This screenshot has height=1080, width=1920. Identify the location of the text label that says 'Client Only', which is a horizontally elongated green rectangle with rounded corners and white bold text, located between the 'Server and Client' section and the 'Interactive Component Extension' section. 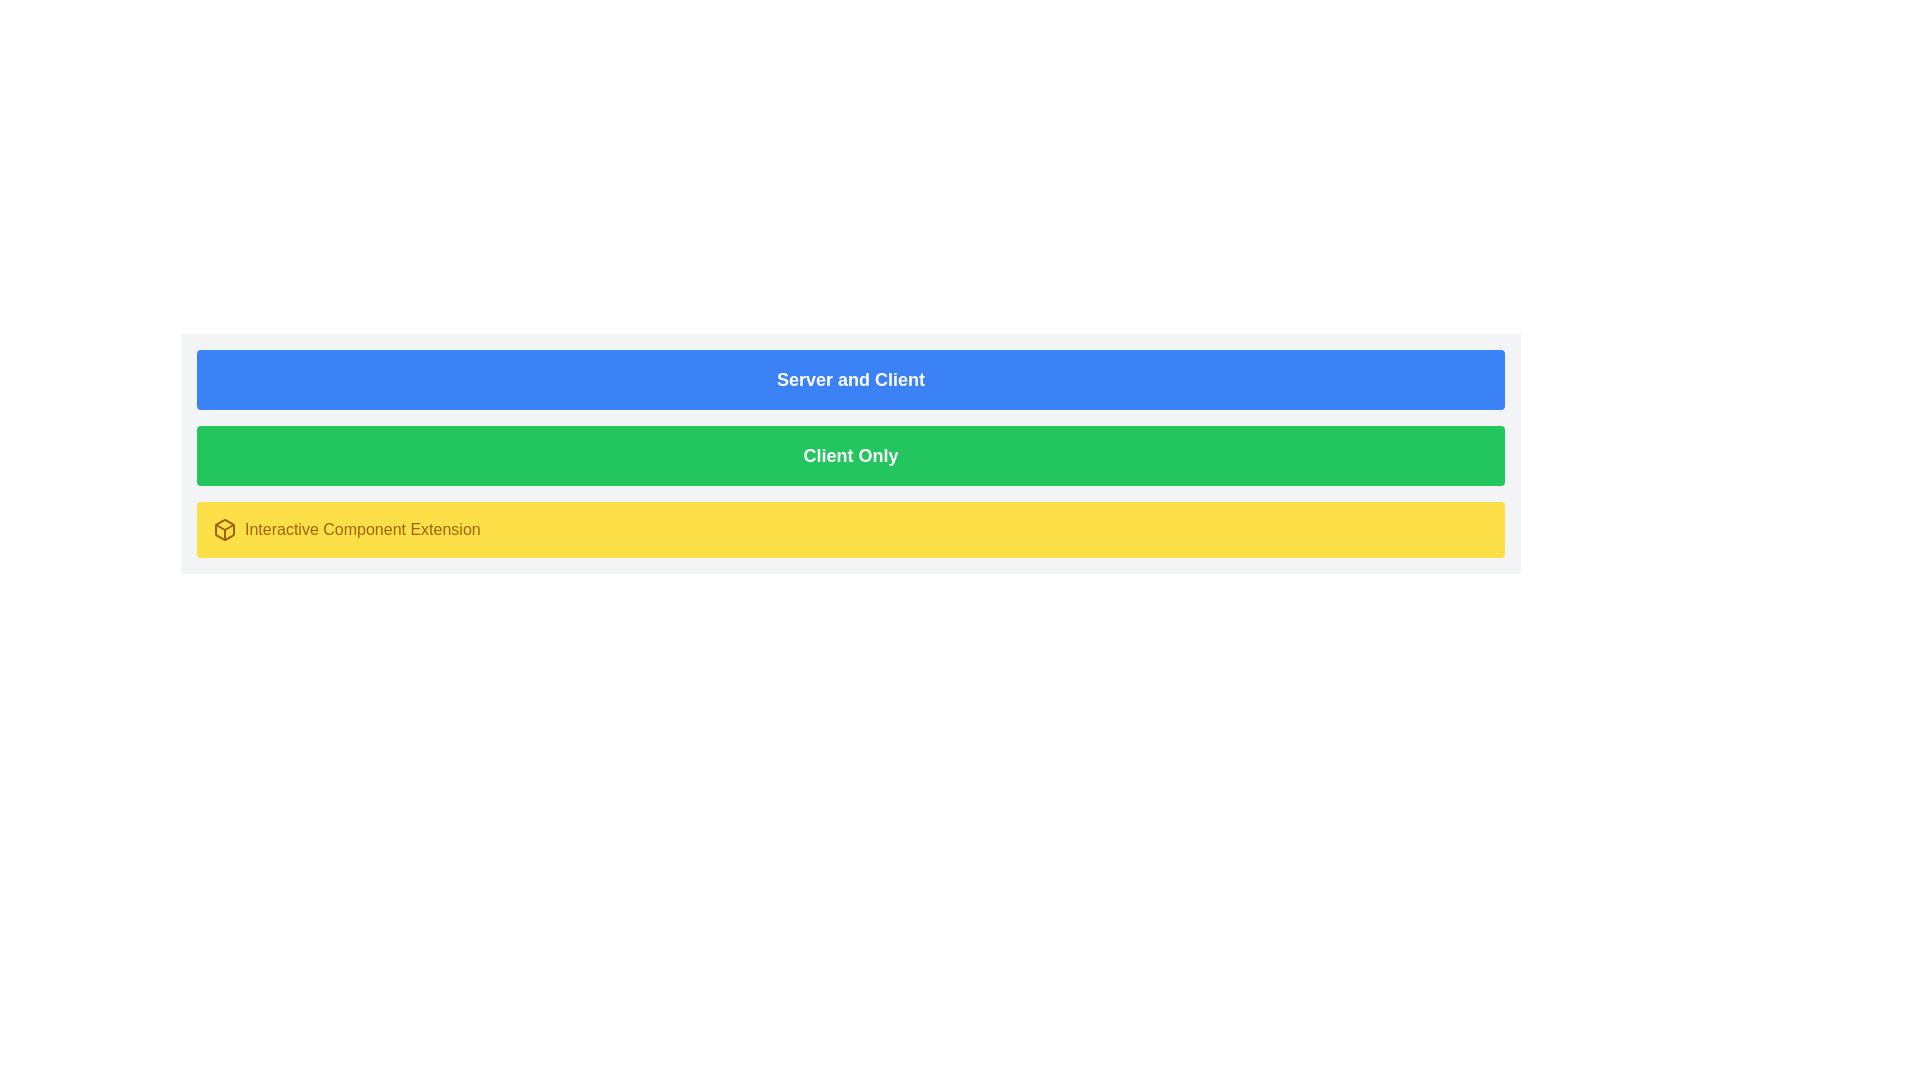
(850, 455).